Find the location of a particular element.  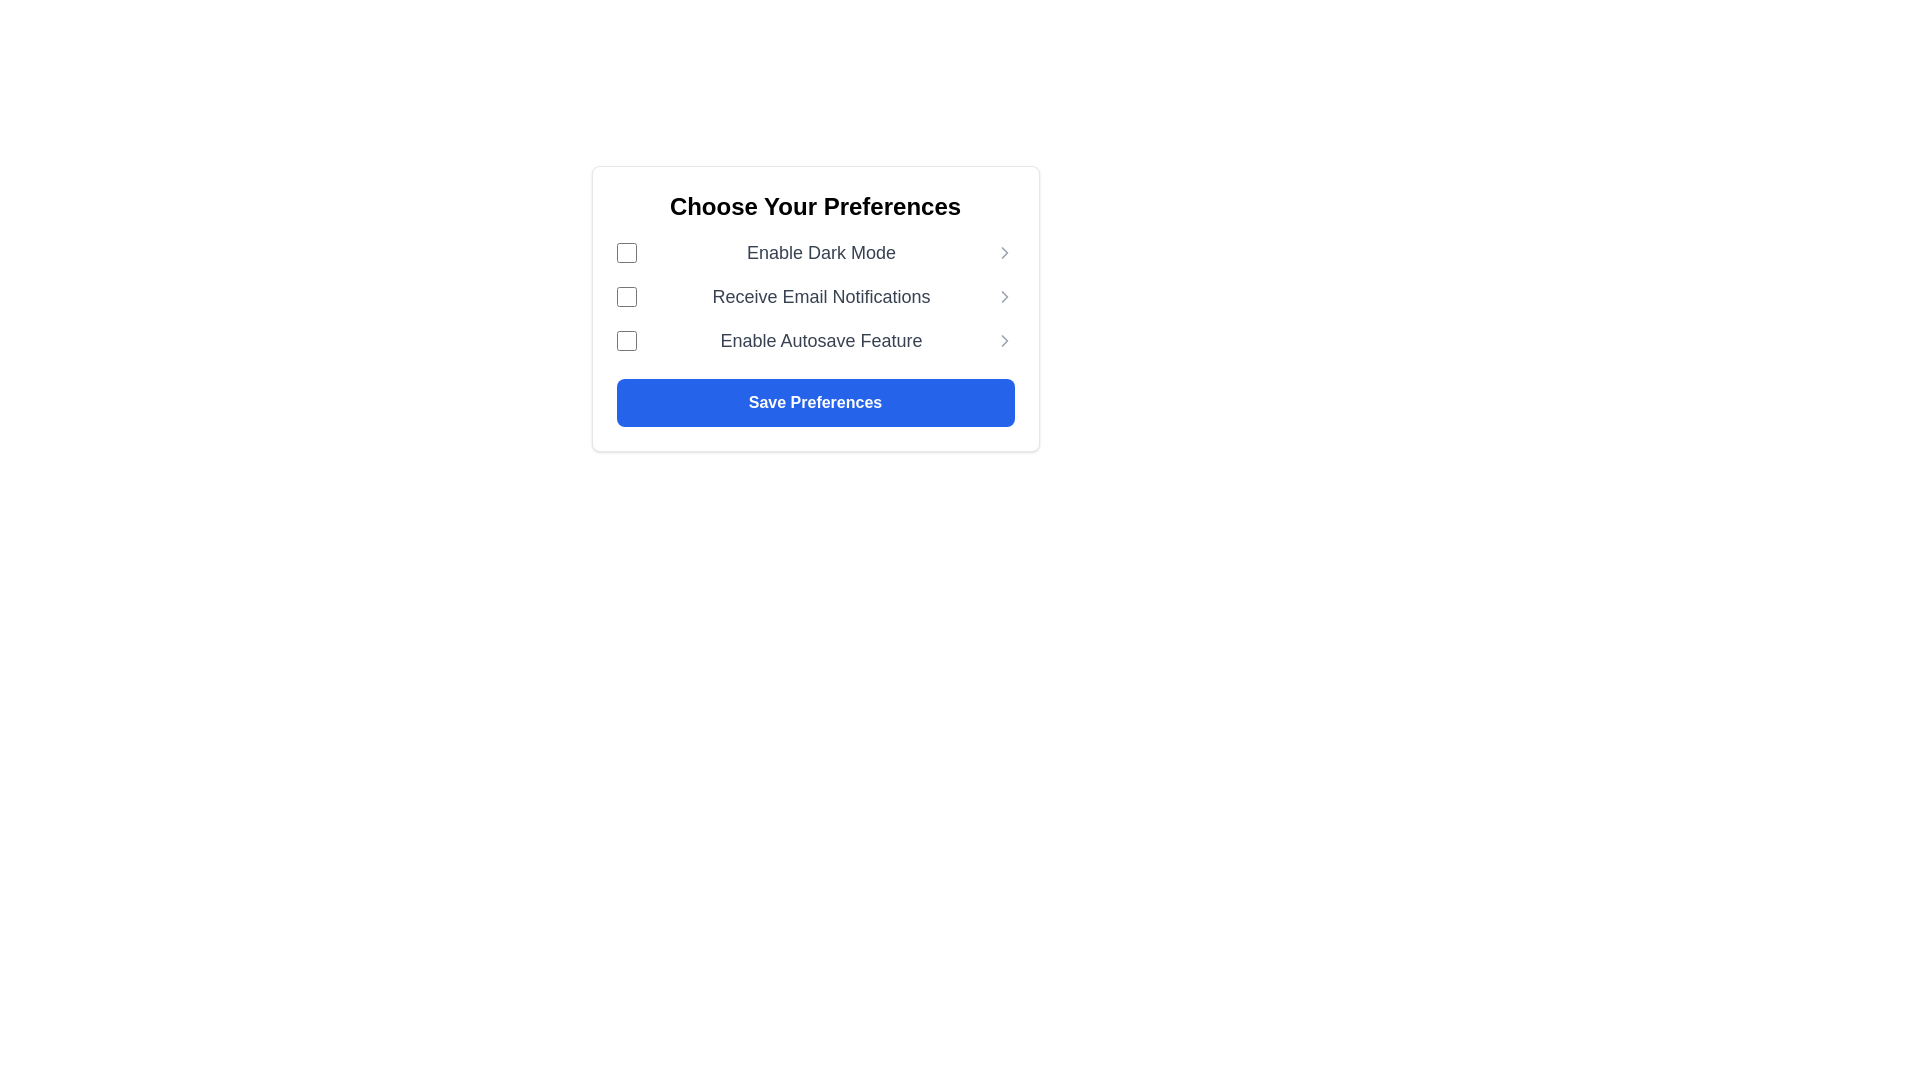

the 'Save Preferences' button to save the selected options is located at coordinates (815, 402).